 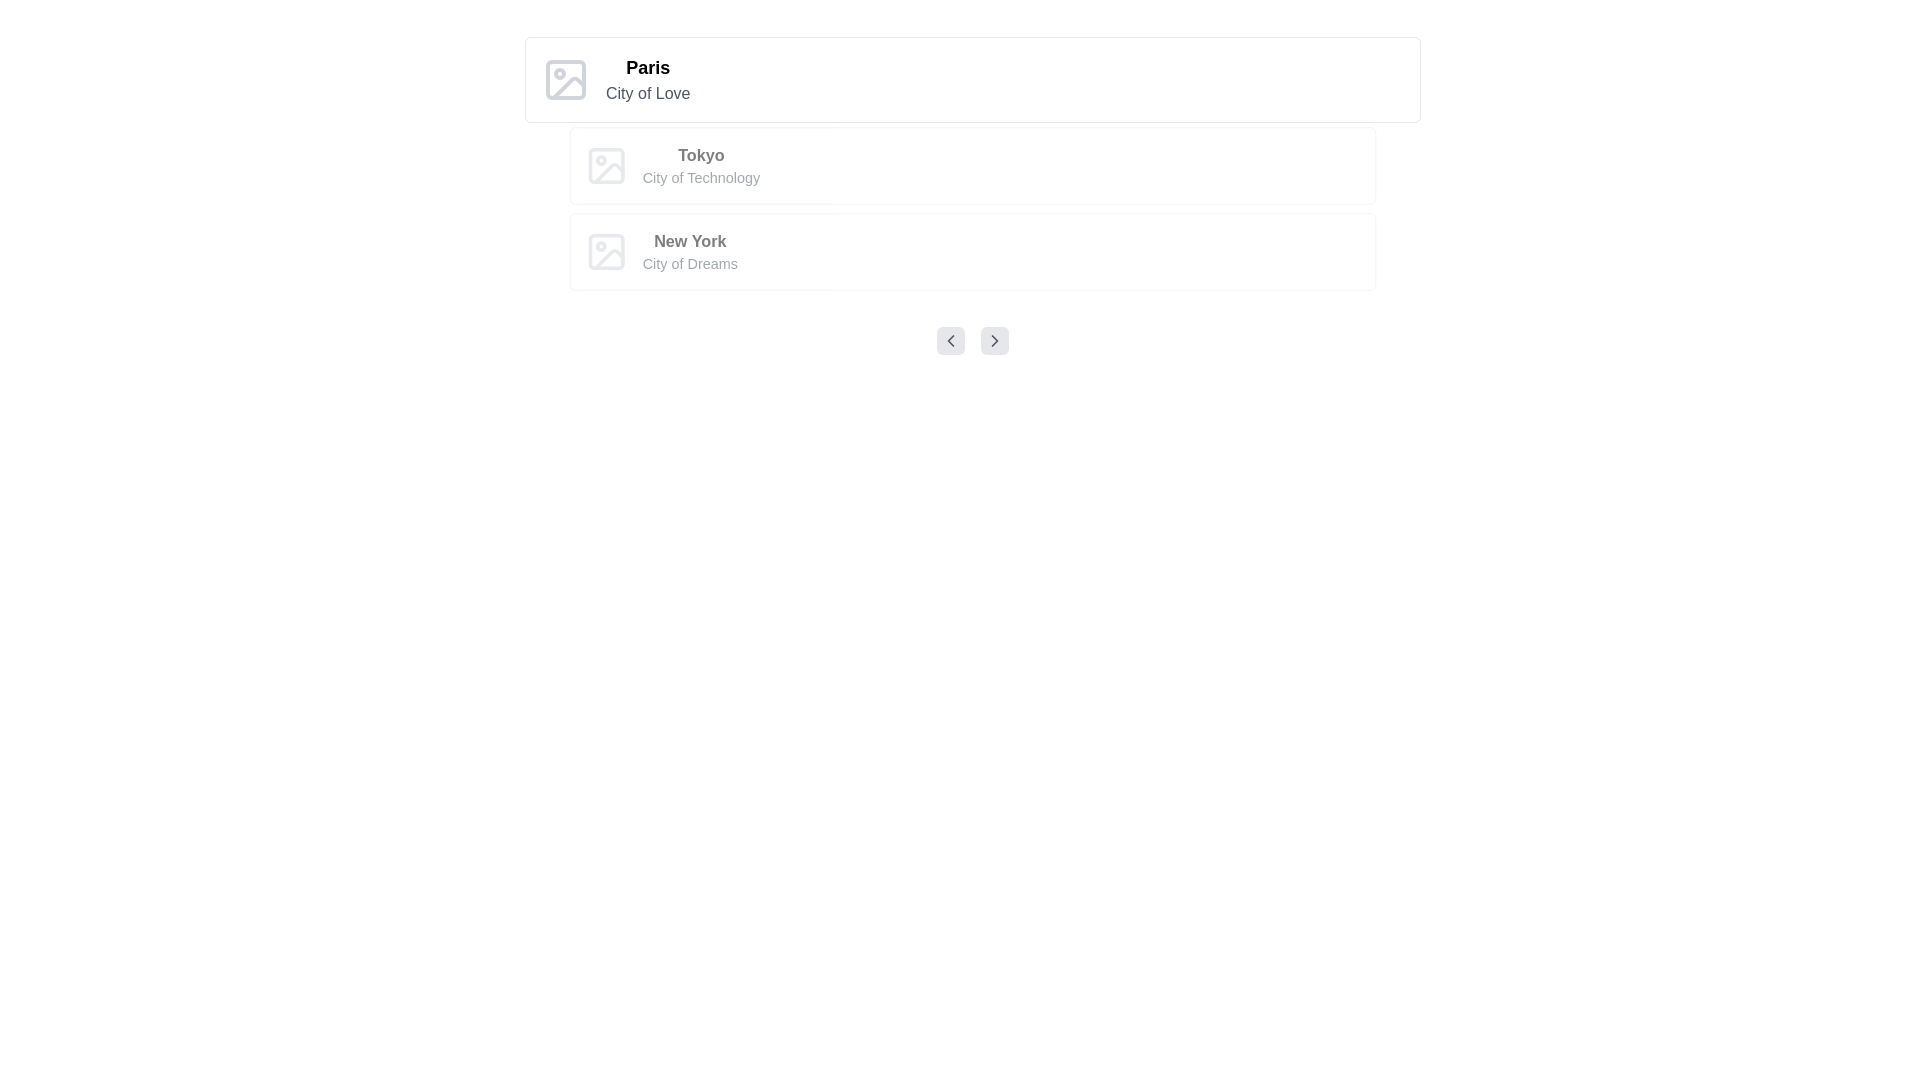 I want to click on the text label 'City of Technology', which is styled in gray and located directly below the bold 'Tokyo' text, so click(x=701, y=177).